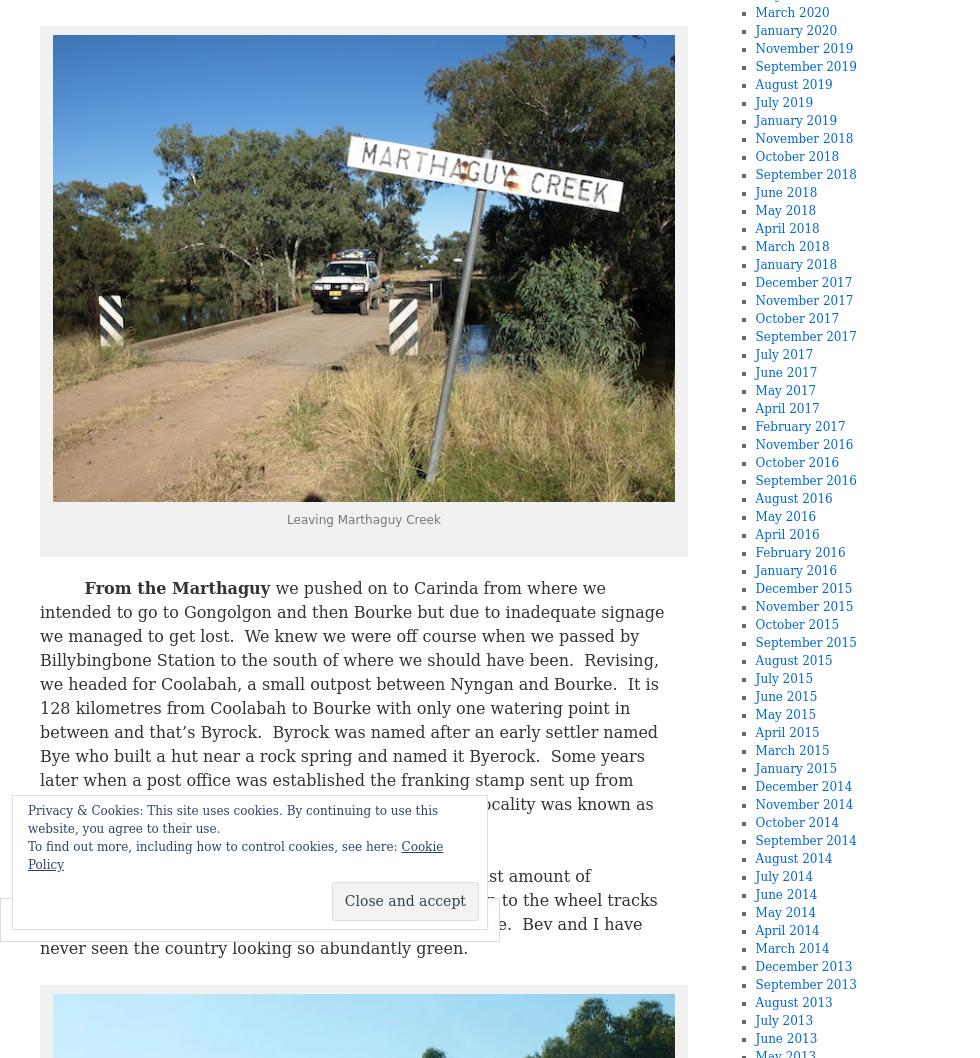 The height and width of the screenshot is (1058, 980). Describe the element at coordinates (785, 516) in the screenshot. I see `'May 2016'` at that location.